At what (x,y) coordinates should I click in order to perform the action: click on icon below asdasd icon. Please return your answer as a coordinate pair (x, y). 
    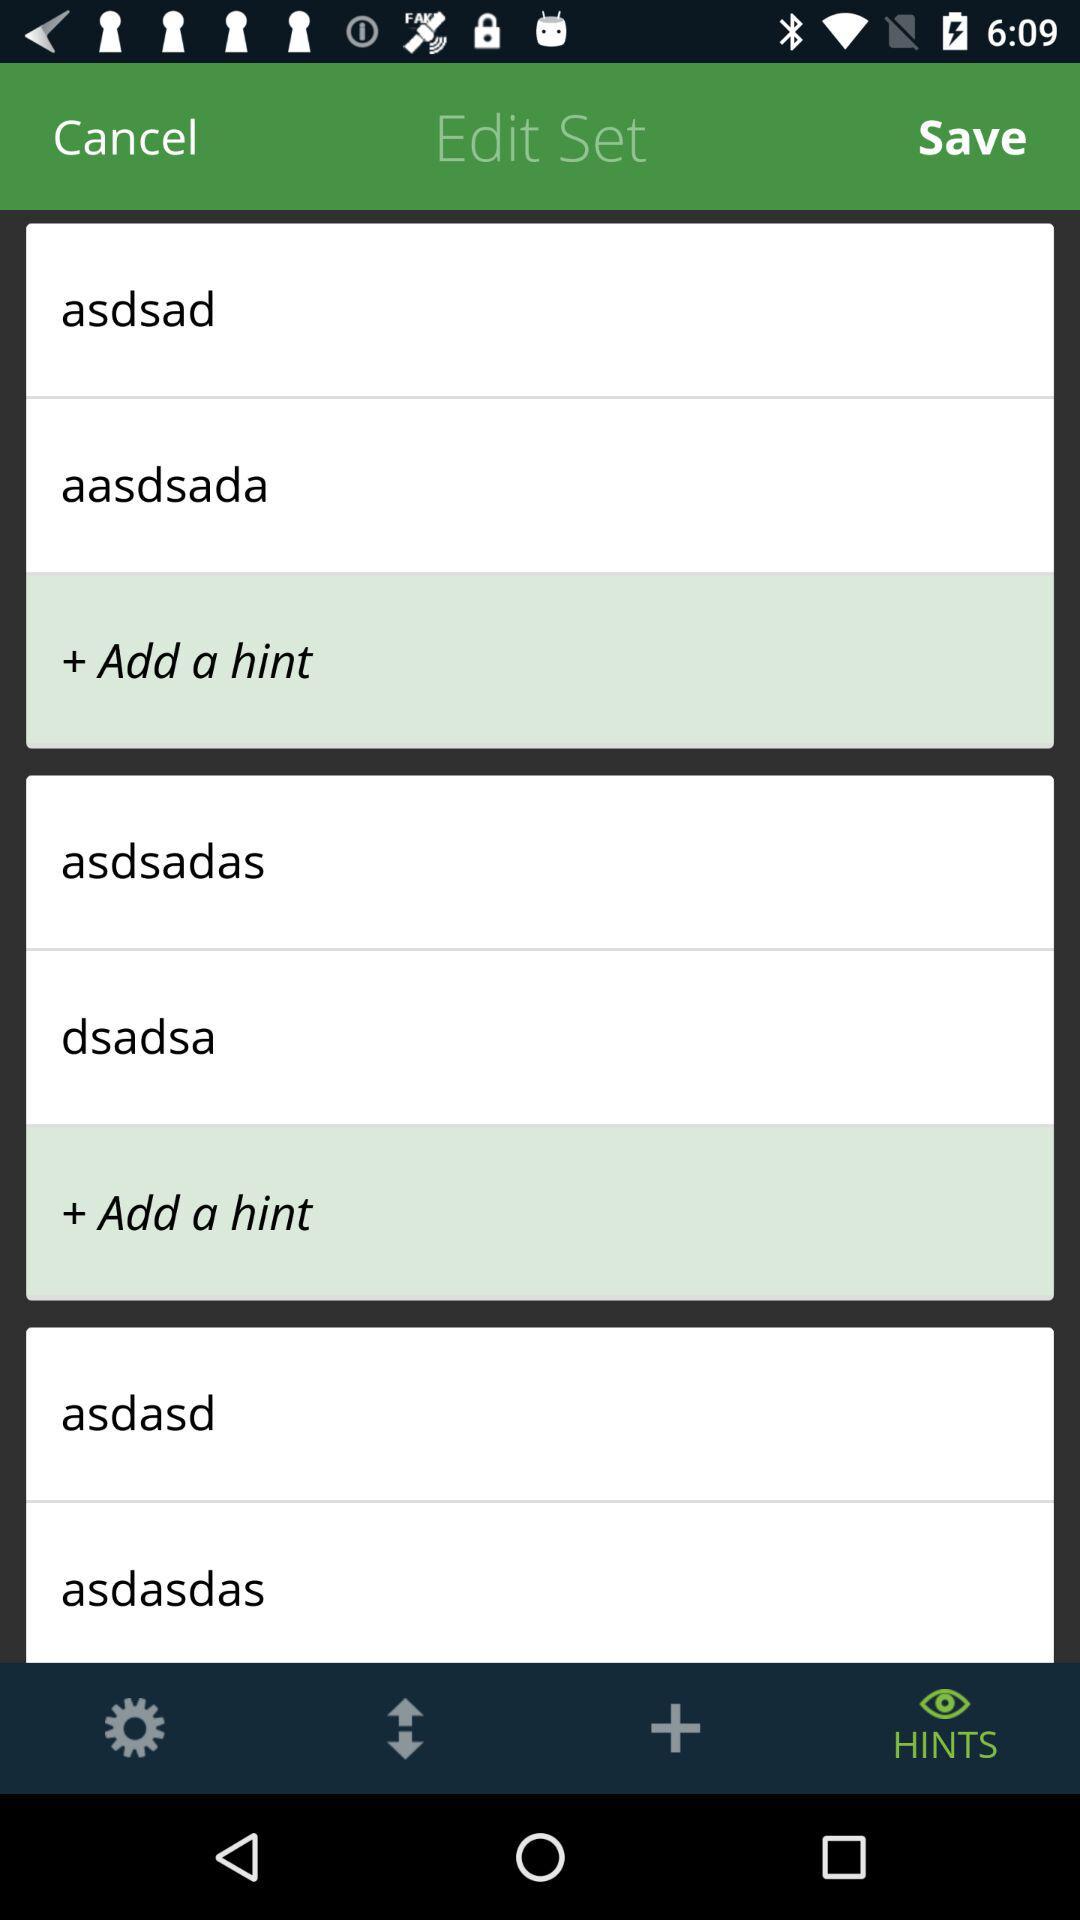
    Looking at the image, I should click on (540, 1501).